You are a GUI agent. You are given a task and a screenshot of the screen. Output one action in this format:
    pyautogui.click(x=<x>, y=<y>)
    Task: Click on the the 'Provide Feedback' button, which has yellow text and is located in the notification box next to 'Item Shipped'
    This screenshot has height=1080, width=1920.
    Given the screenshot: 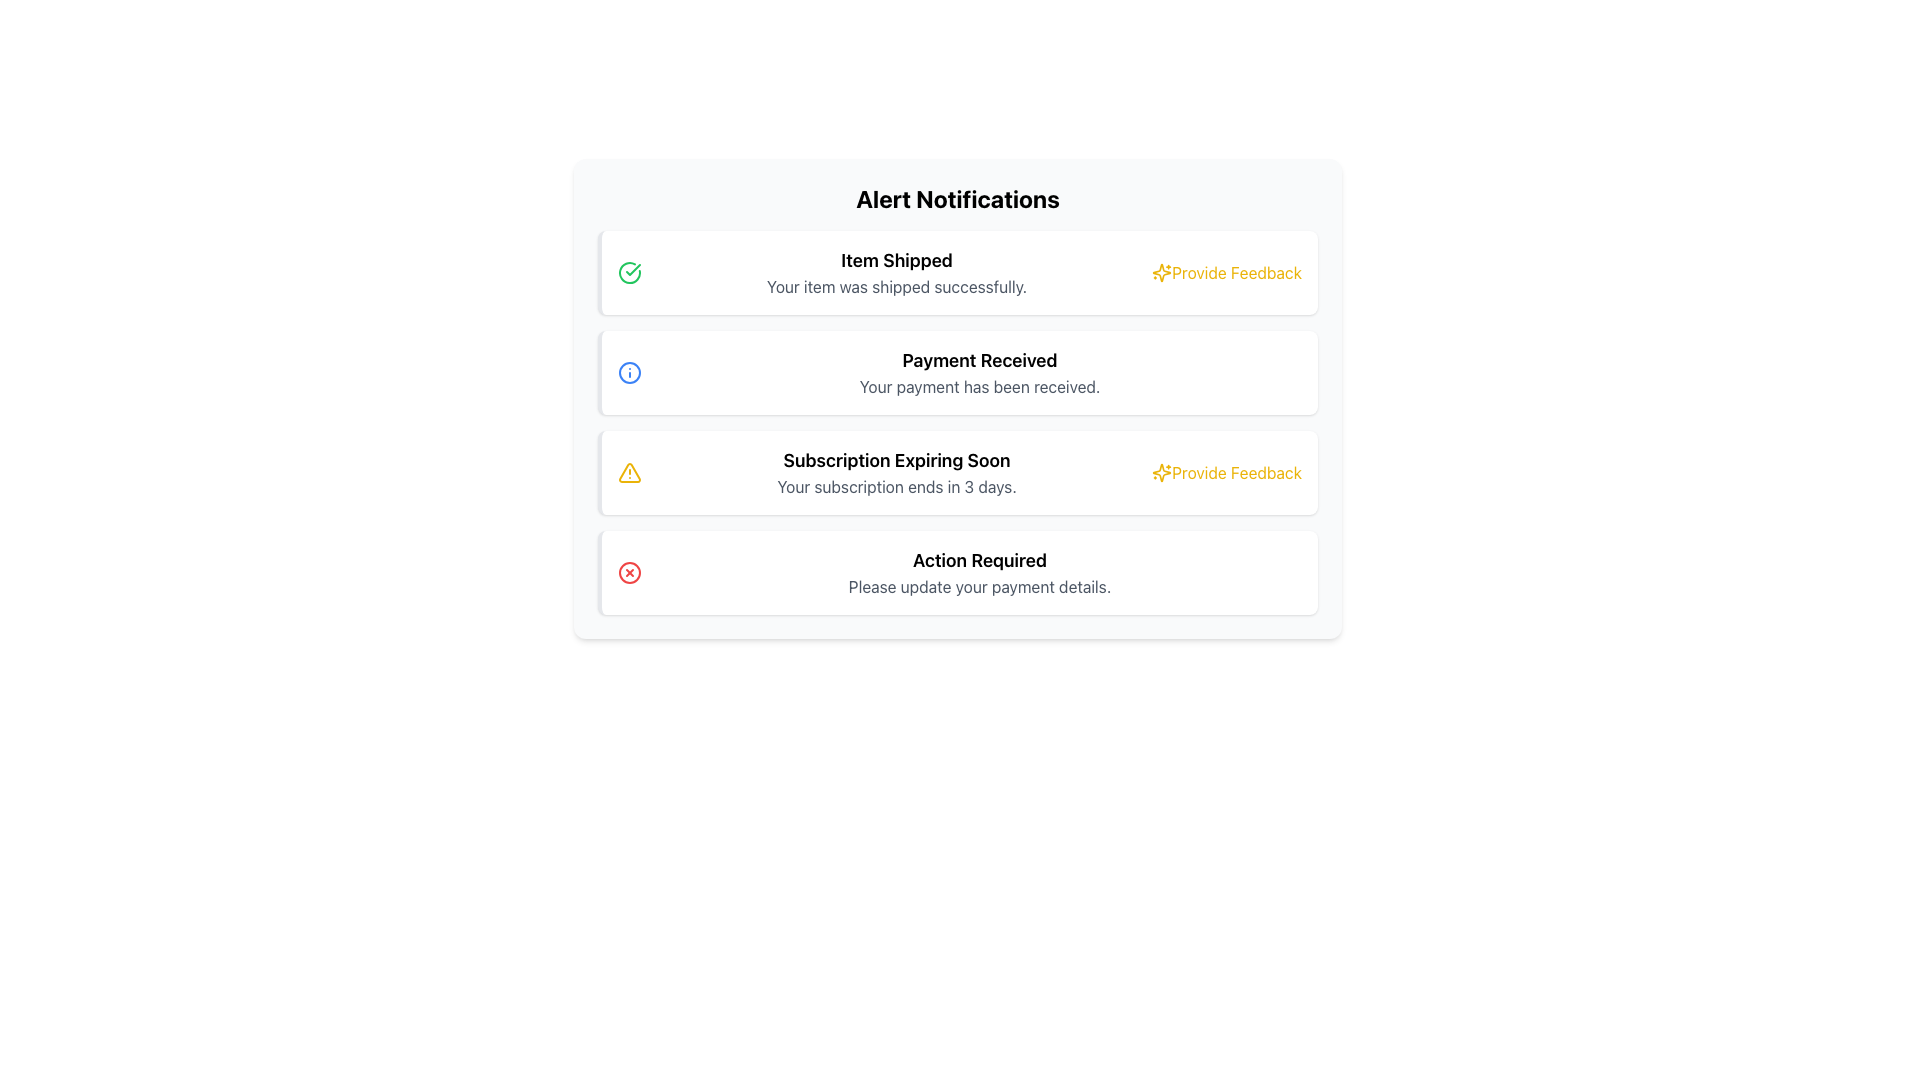 What is the action you would take?
    pyautogui.click(x=1226, y=273)
    